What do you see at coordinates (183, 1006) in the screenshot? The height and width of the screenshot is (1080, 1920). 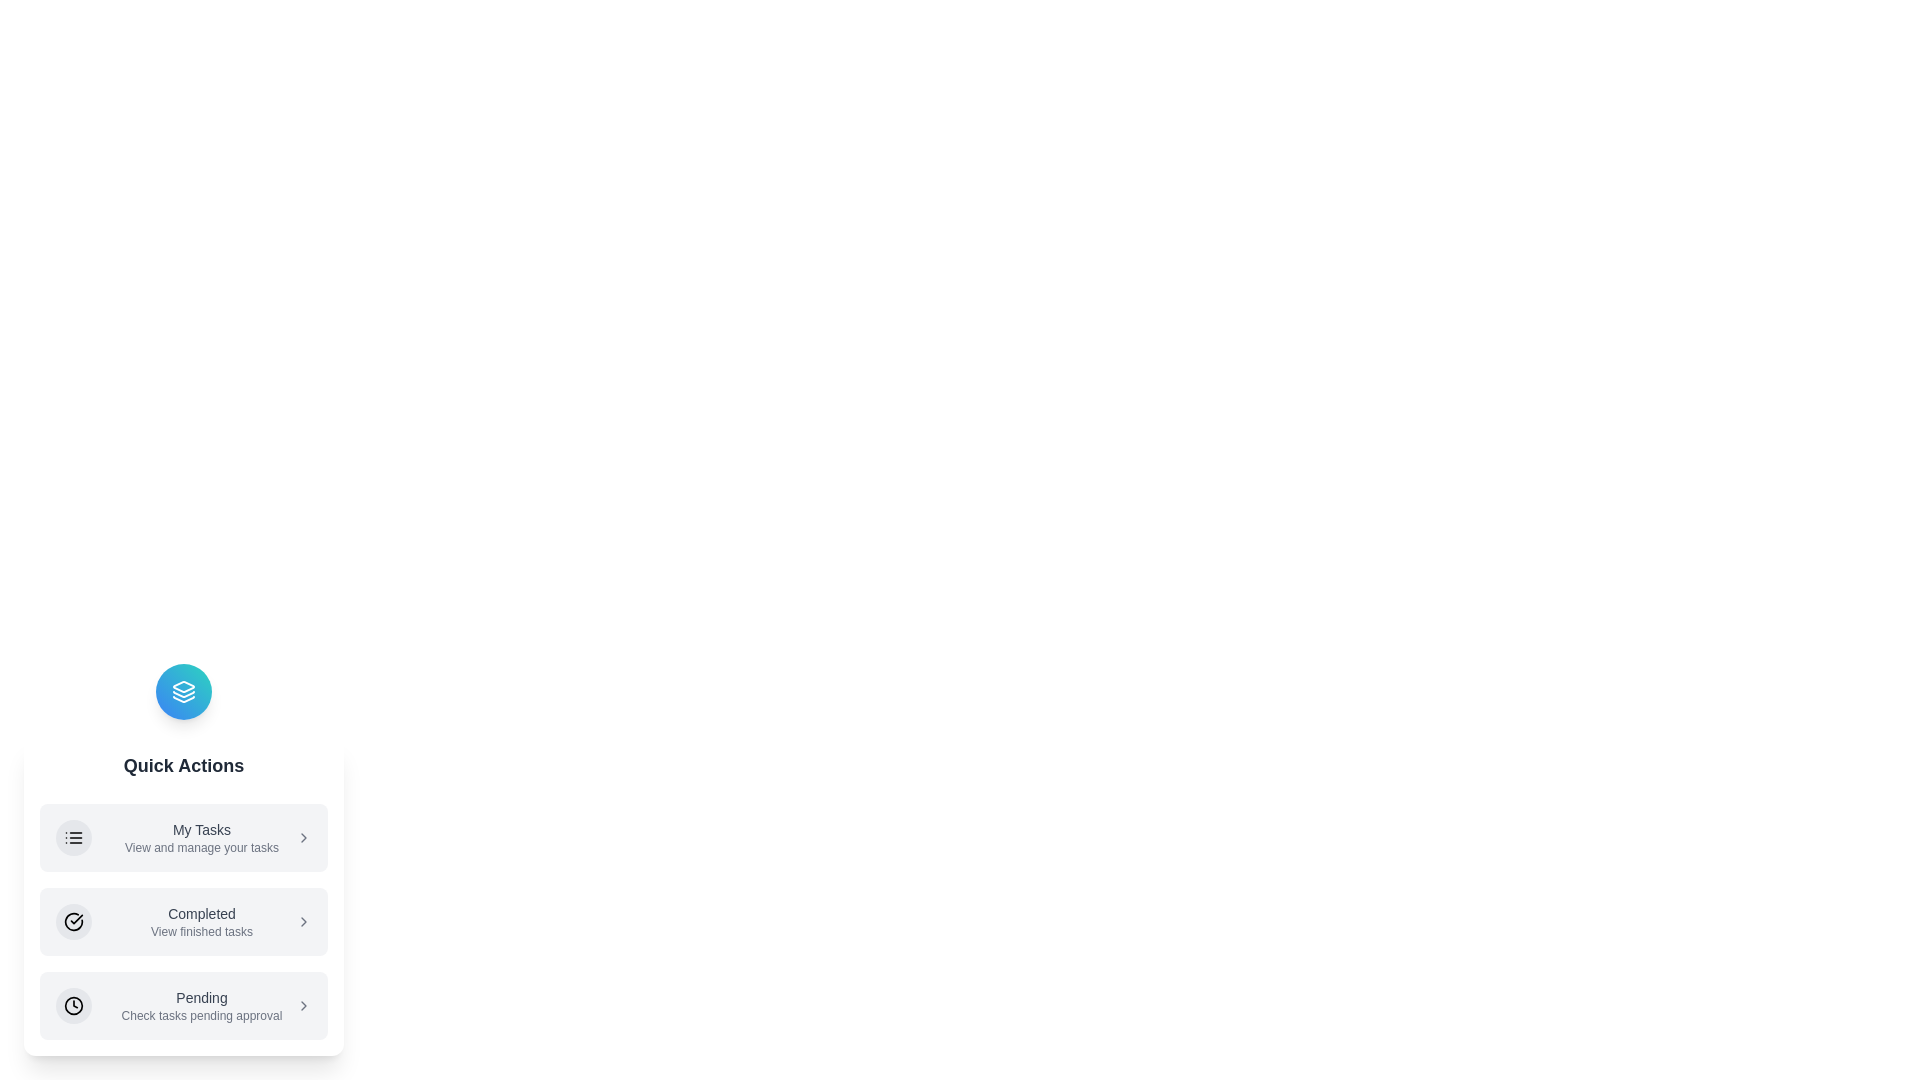 I see `the menu item labeled Pending` at bounding box center [183, 1006].